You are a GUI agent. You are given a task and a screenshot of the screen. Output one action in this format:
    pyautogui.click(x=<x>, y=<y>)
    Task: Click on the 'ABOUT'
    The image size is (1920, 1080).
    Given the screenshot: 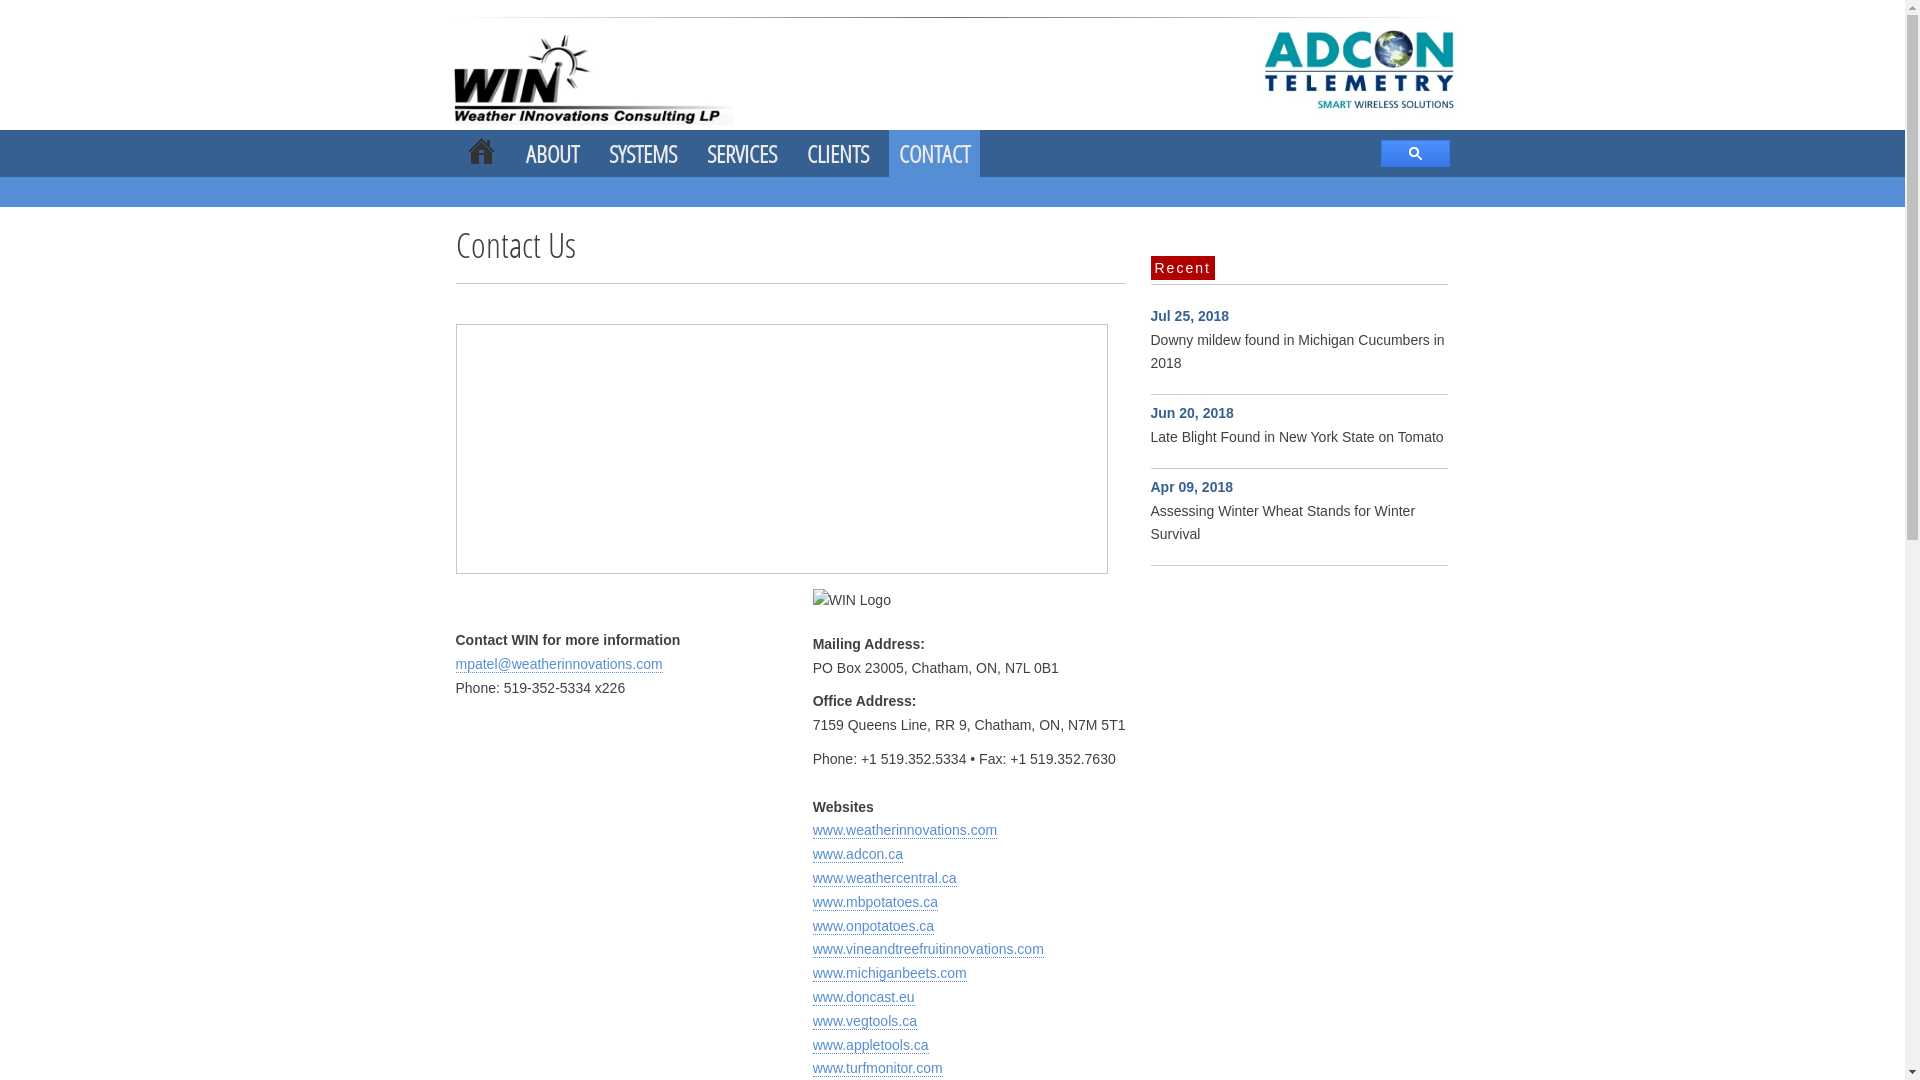 What is the action you would take?
    pyautogui.click(x=552, y=152)
    